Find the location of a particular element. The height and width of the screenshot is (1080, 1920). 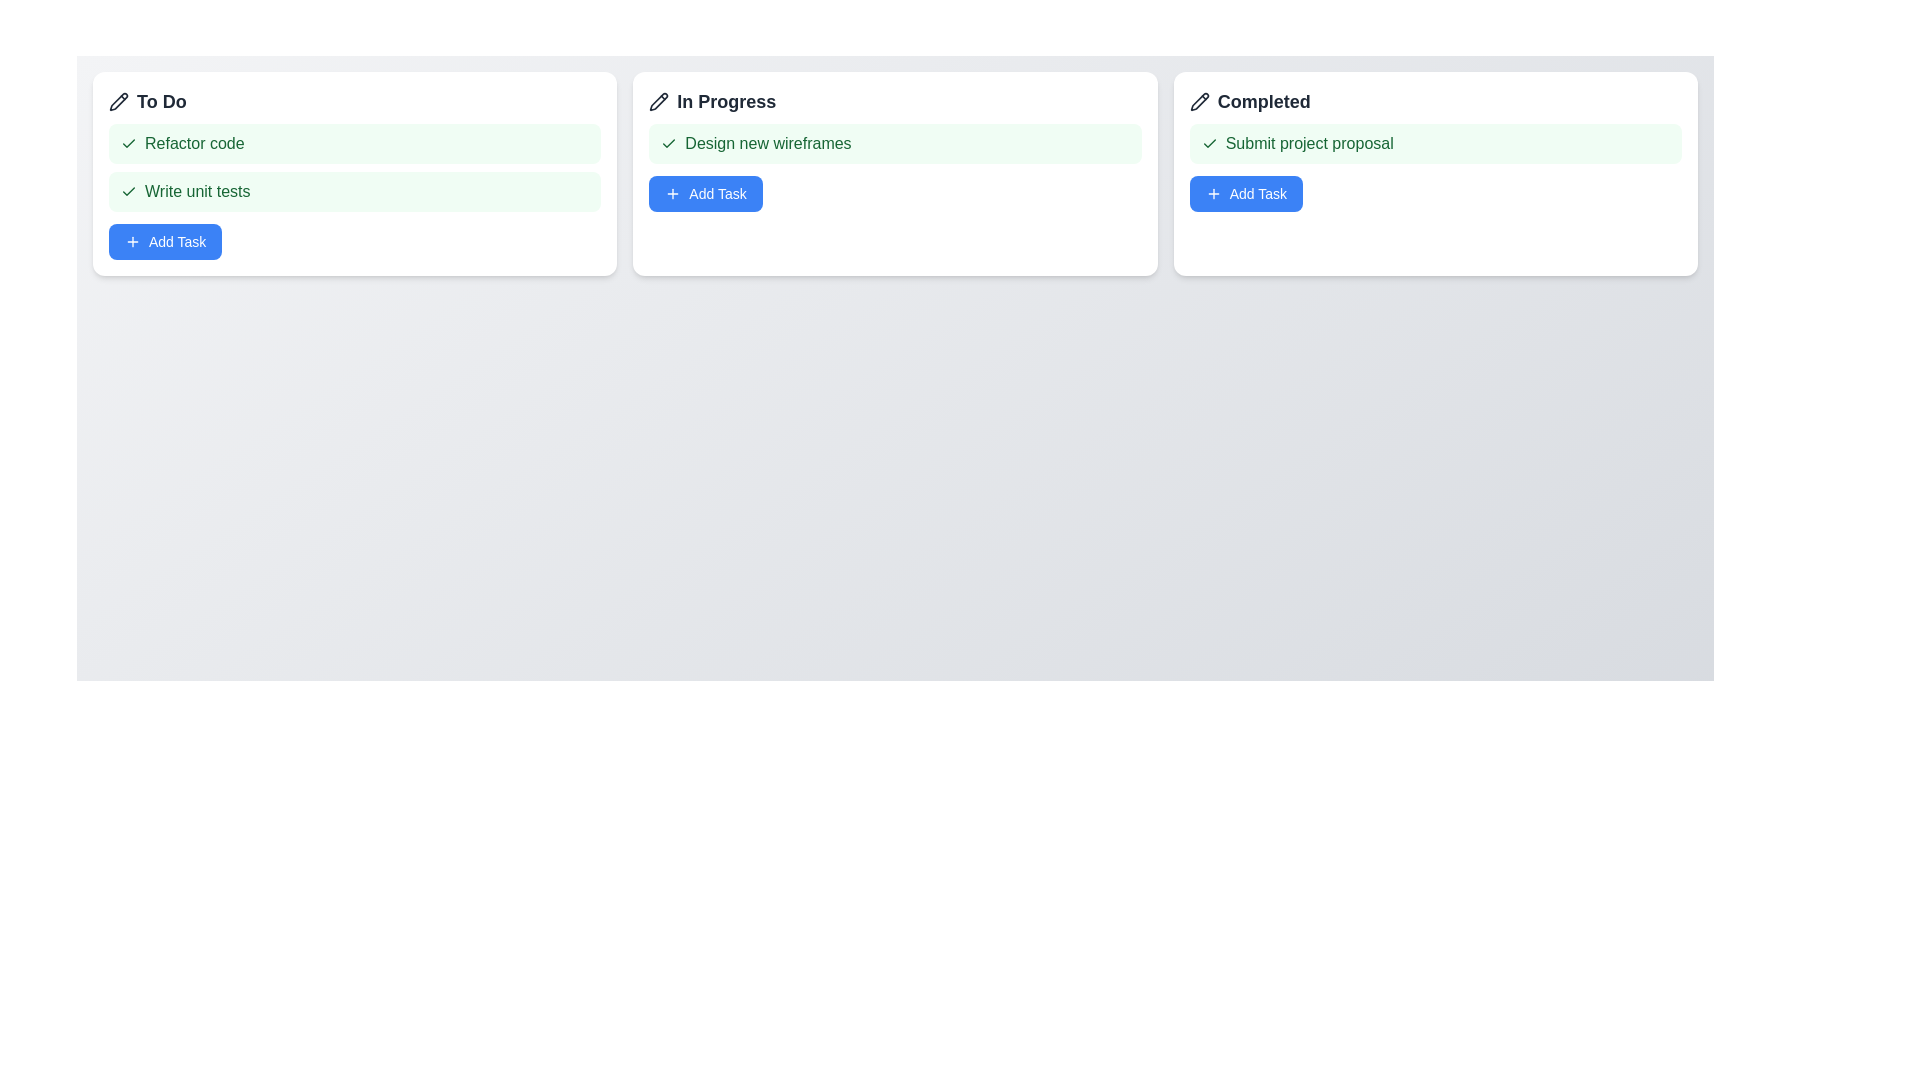

'Add Task' button for the column titled 'To Do' to add a new task is located at coordinates (165, 241).